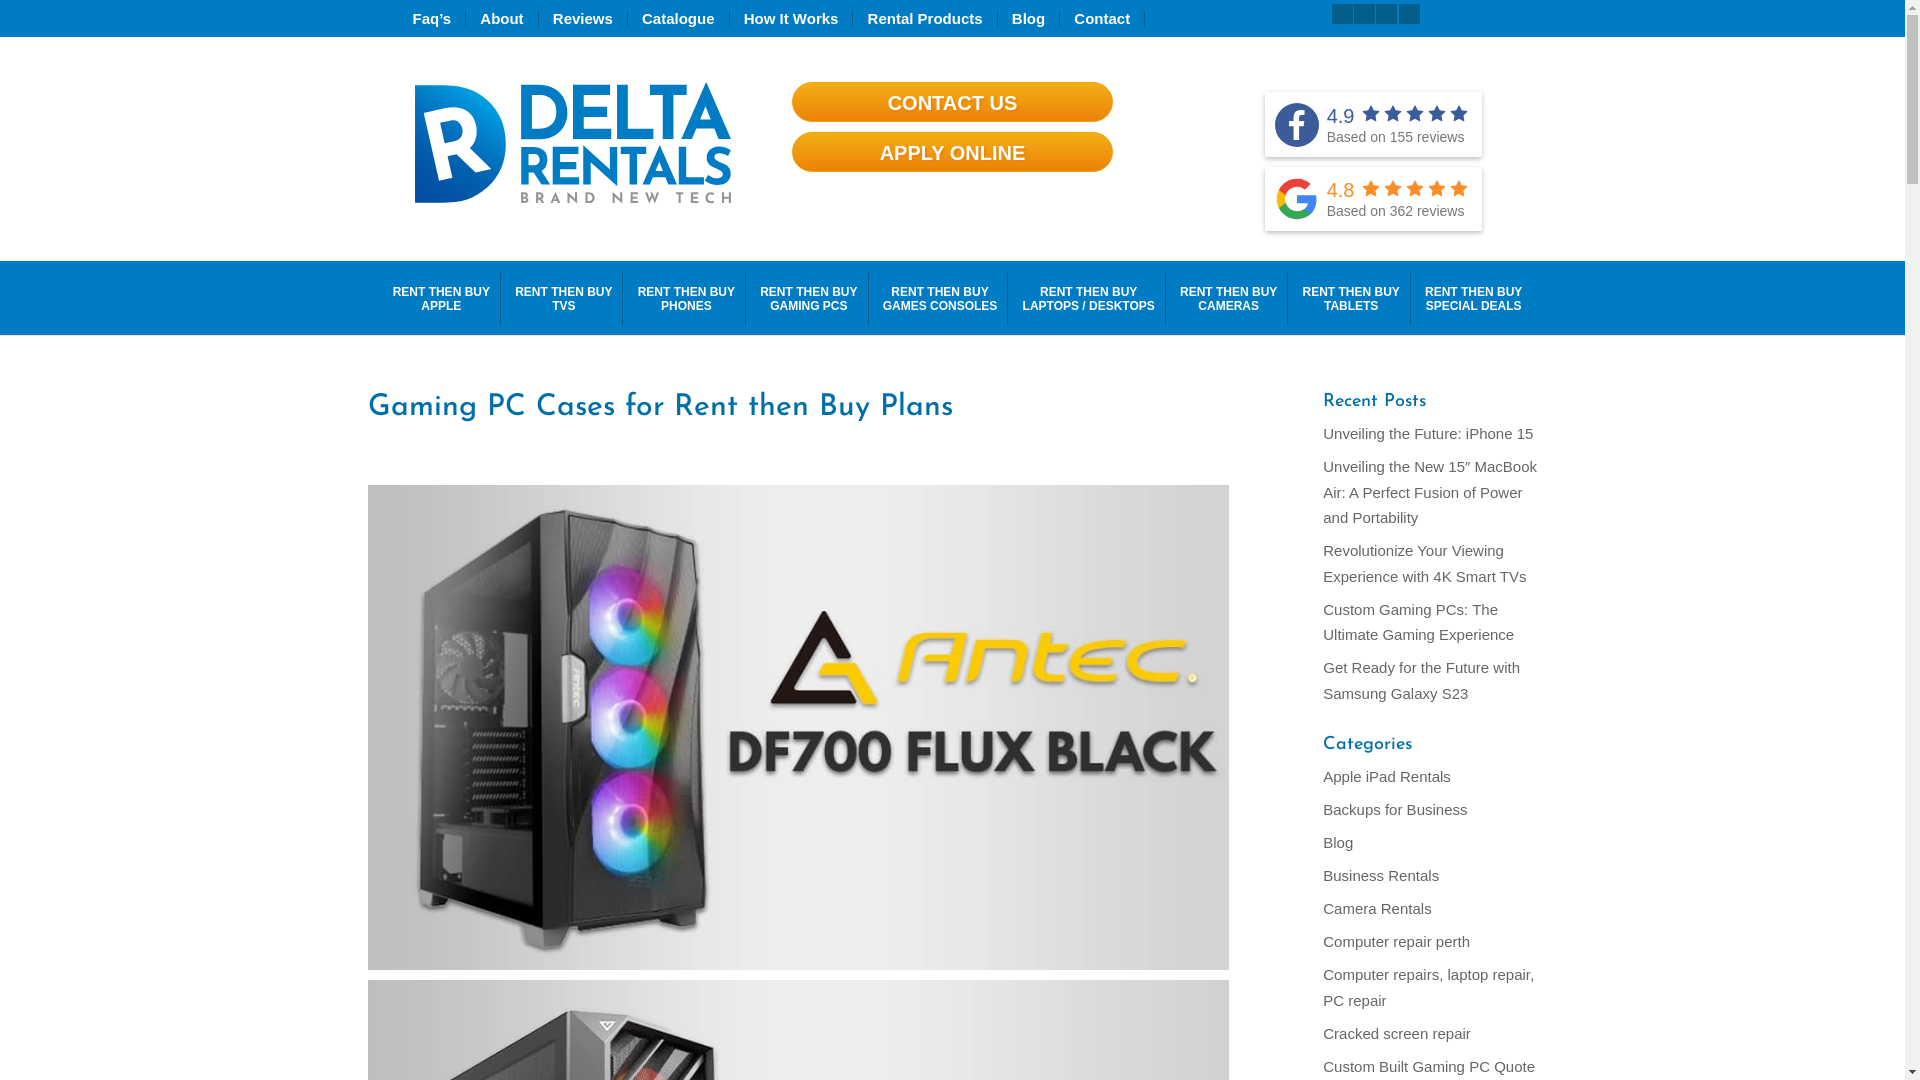 Image resolution: width=1920 pixels, height=1080 pixels. I want to click on 'Business Rentals', so click(1380, 874).